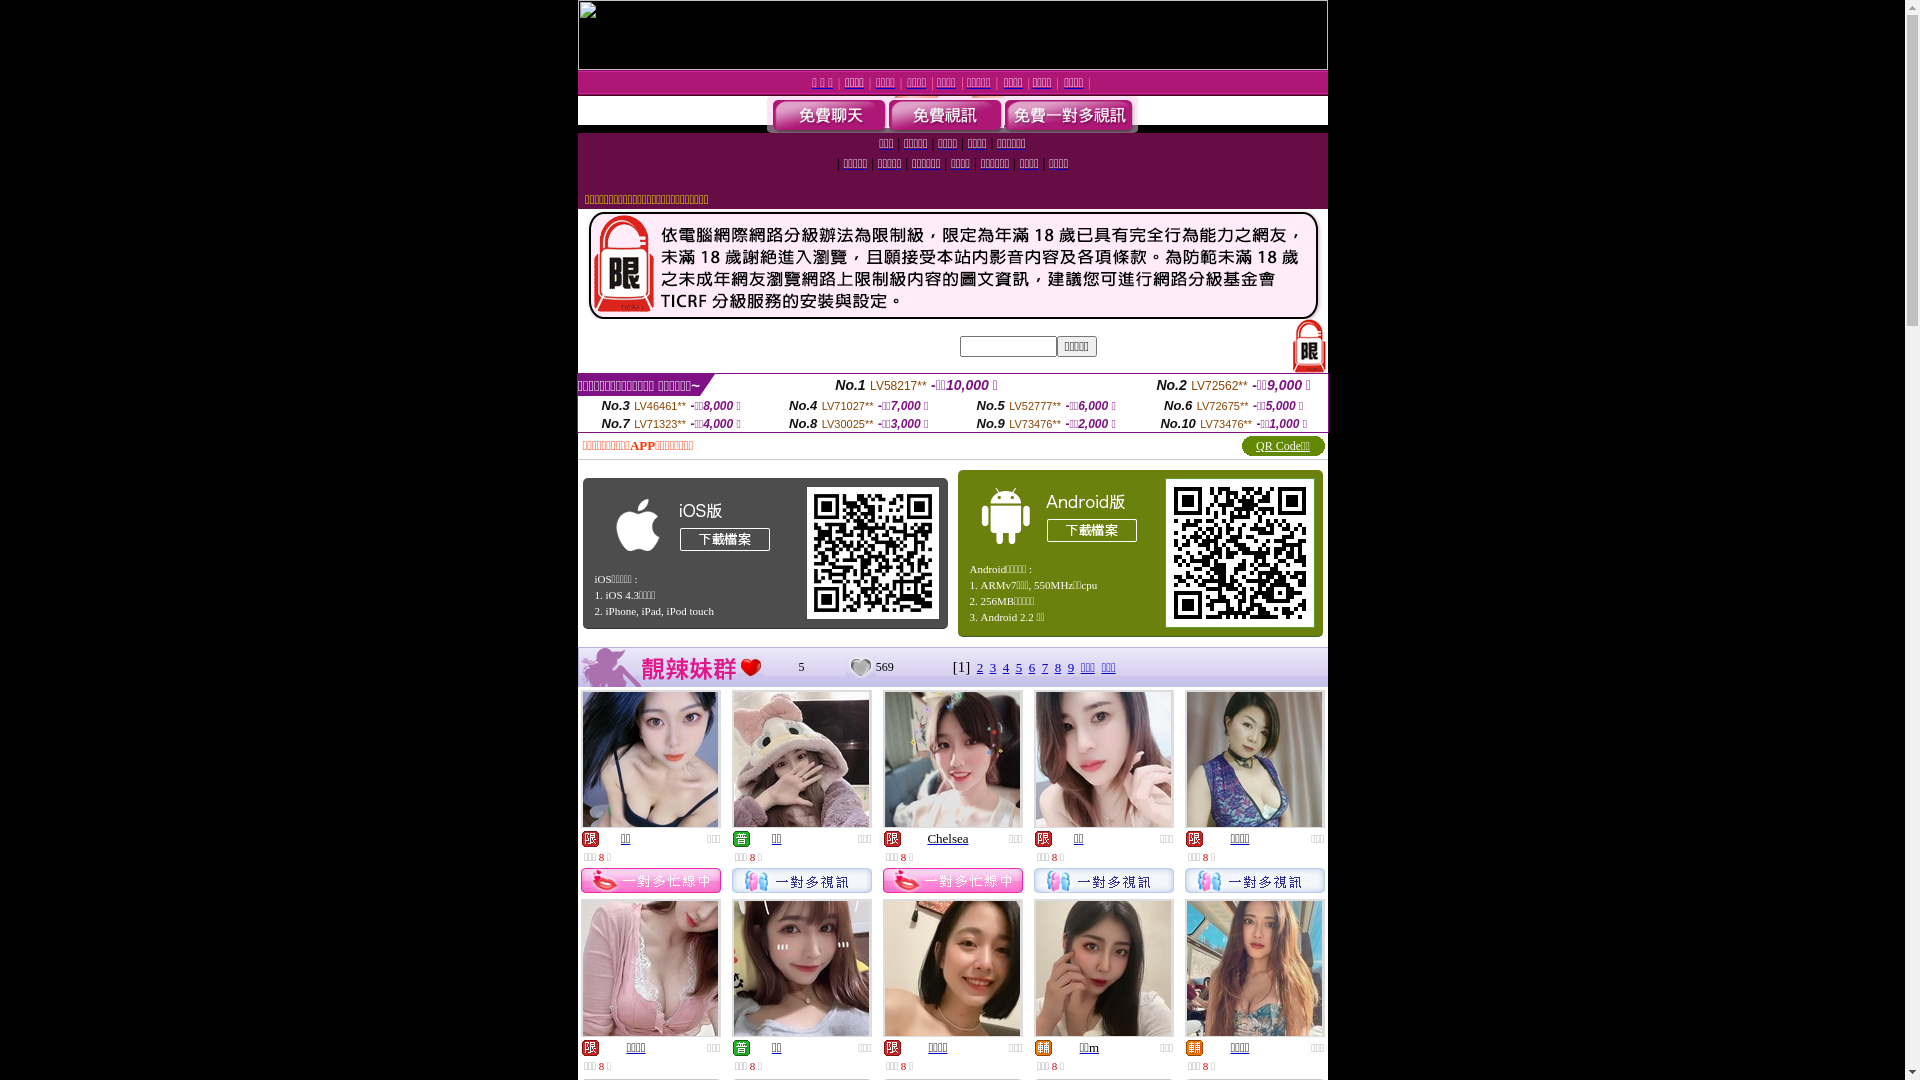 The image size is (1920, 1080). Describe the element at coordinates (1019, 667) in the screenshot. I see `'5'` at that location.